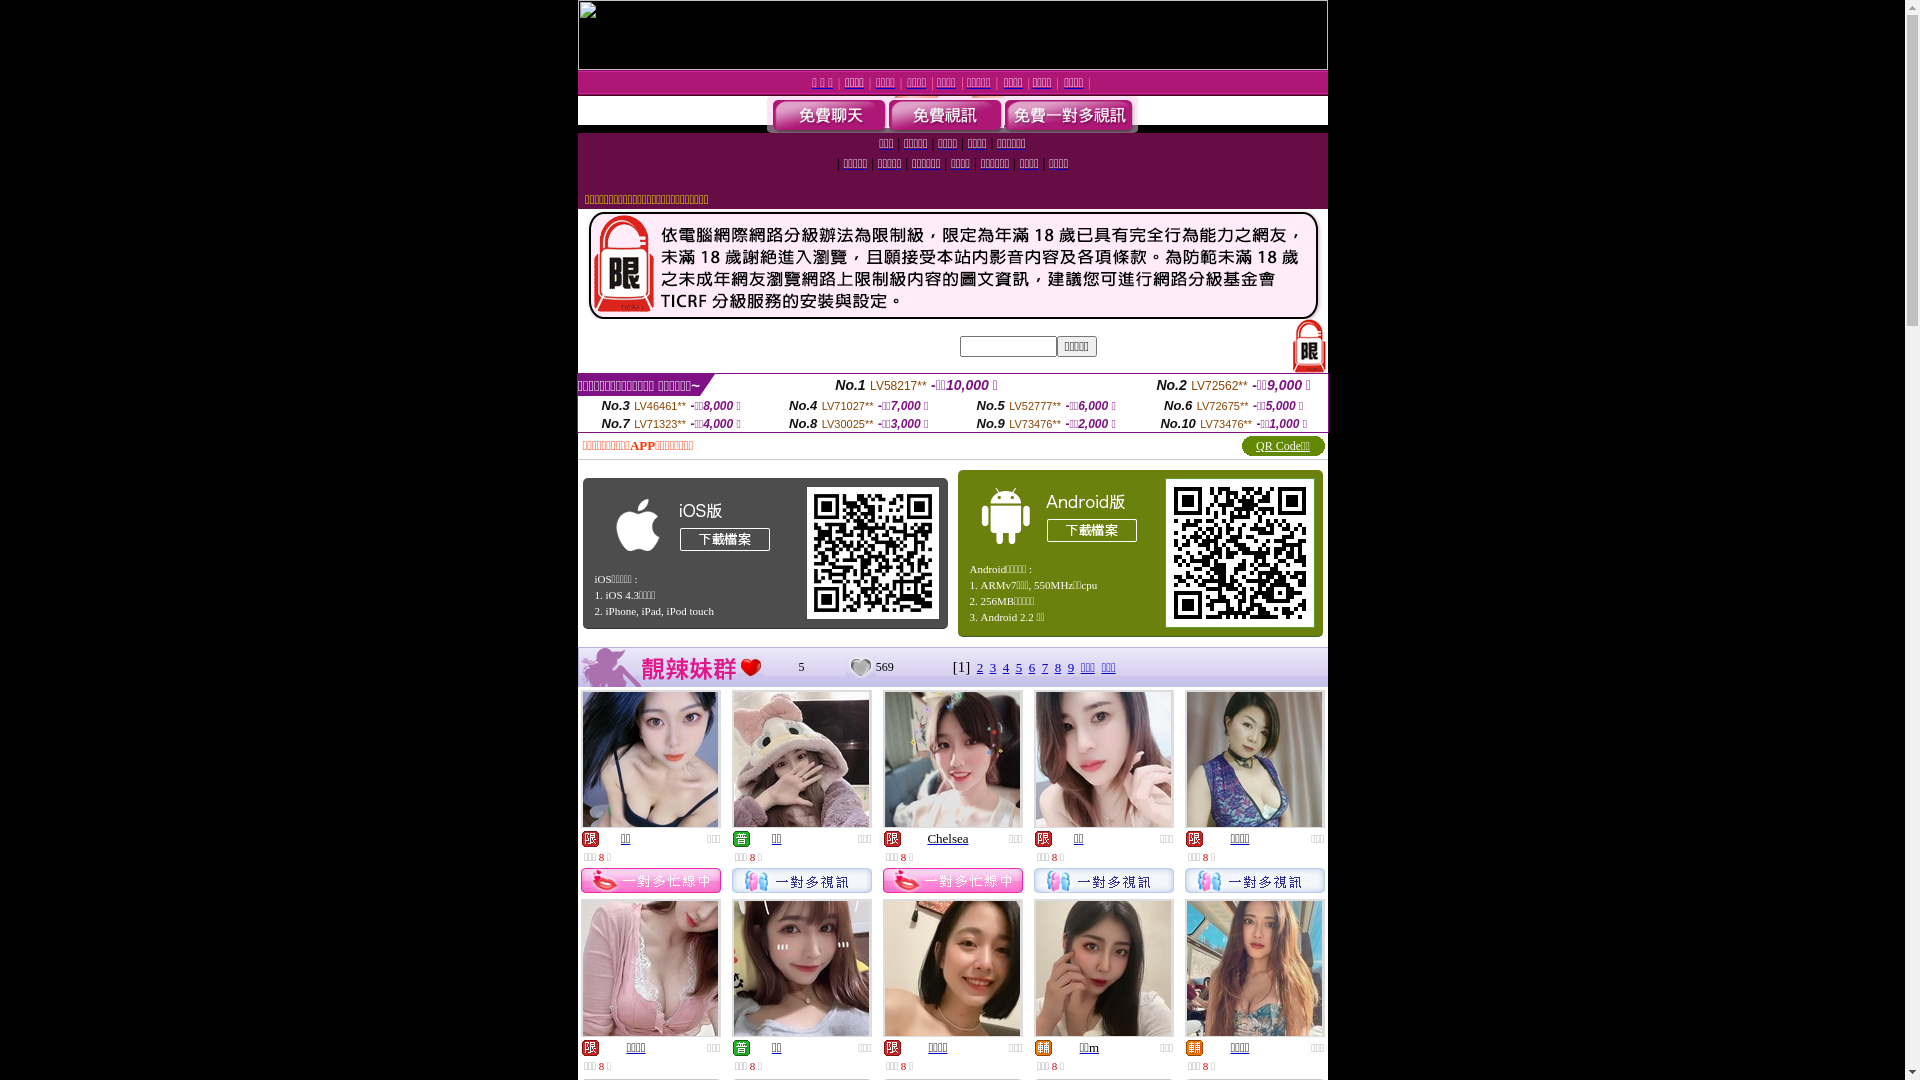 The image size is (1920, 1080). Describe the element at coordinates (1019, 667) in the screenshot. I see `'5'` at that location.